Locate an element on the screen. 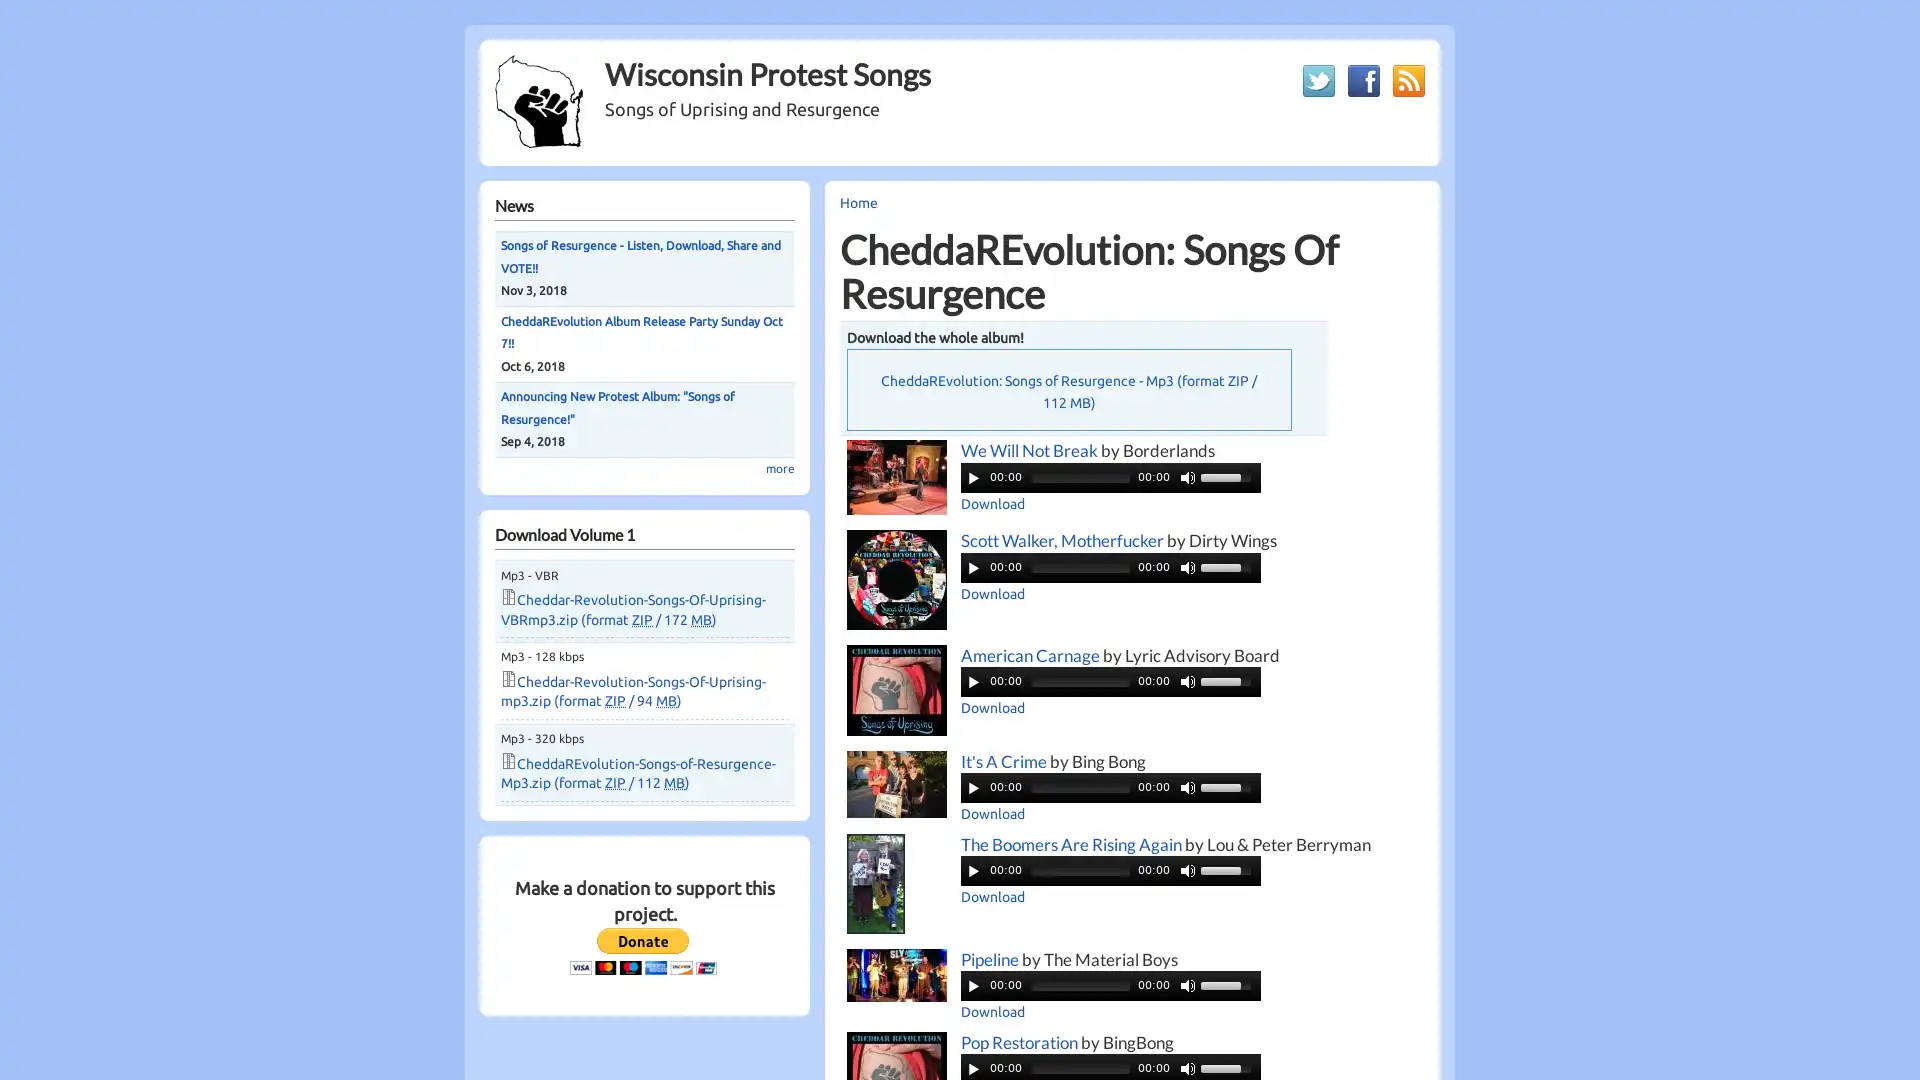  Mute Toggle is located at coordinates (1188, 567).